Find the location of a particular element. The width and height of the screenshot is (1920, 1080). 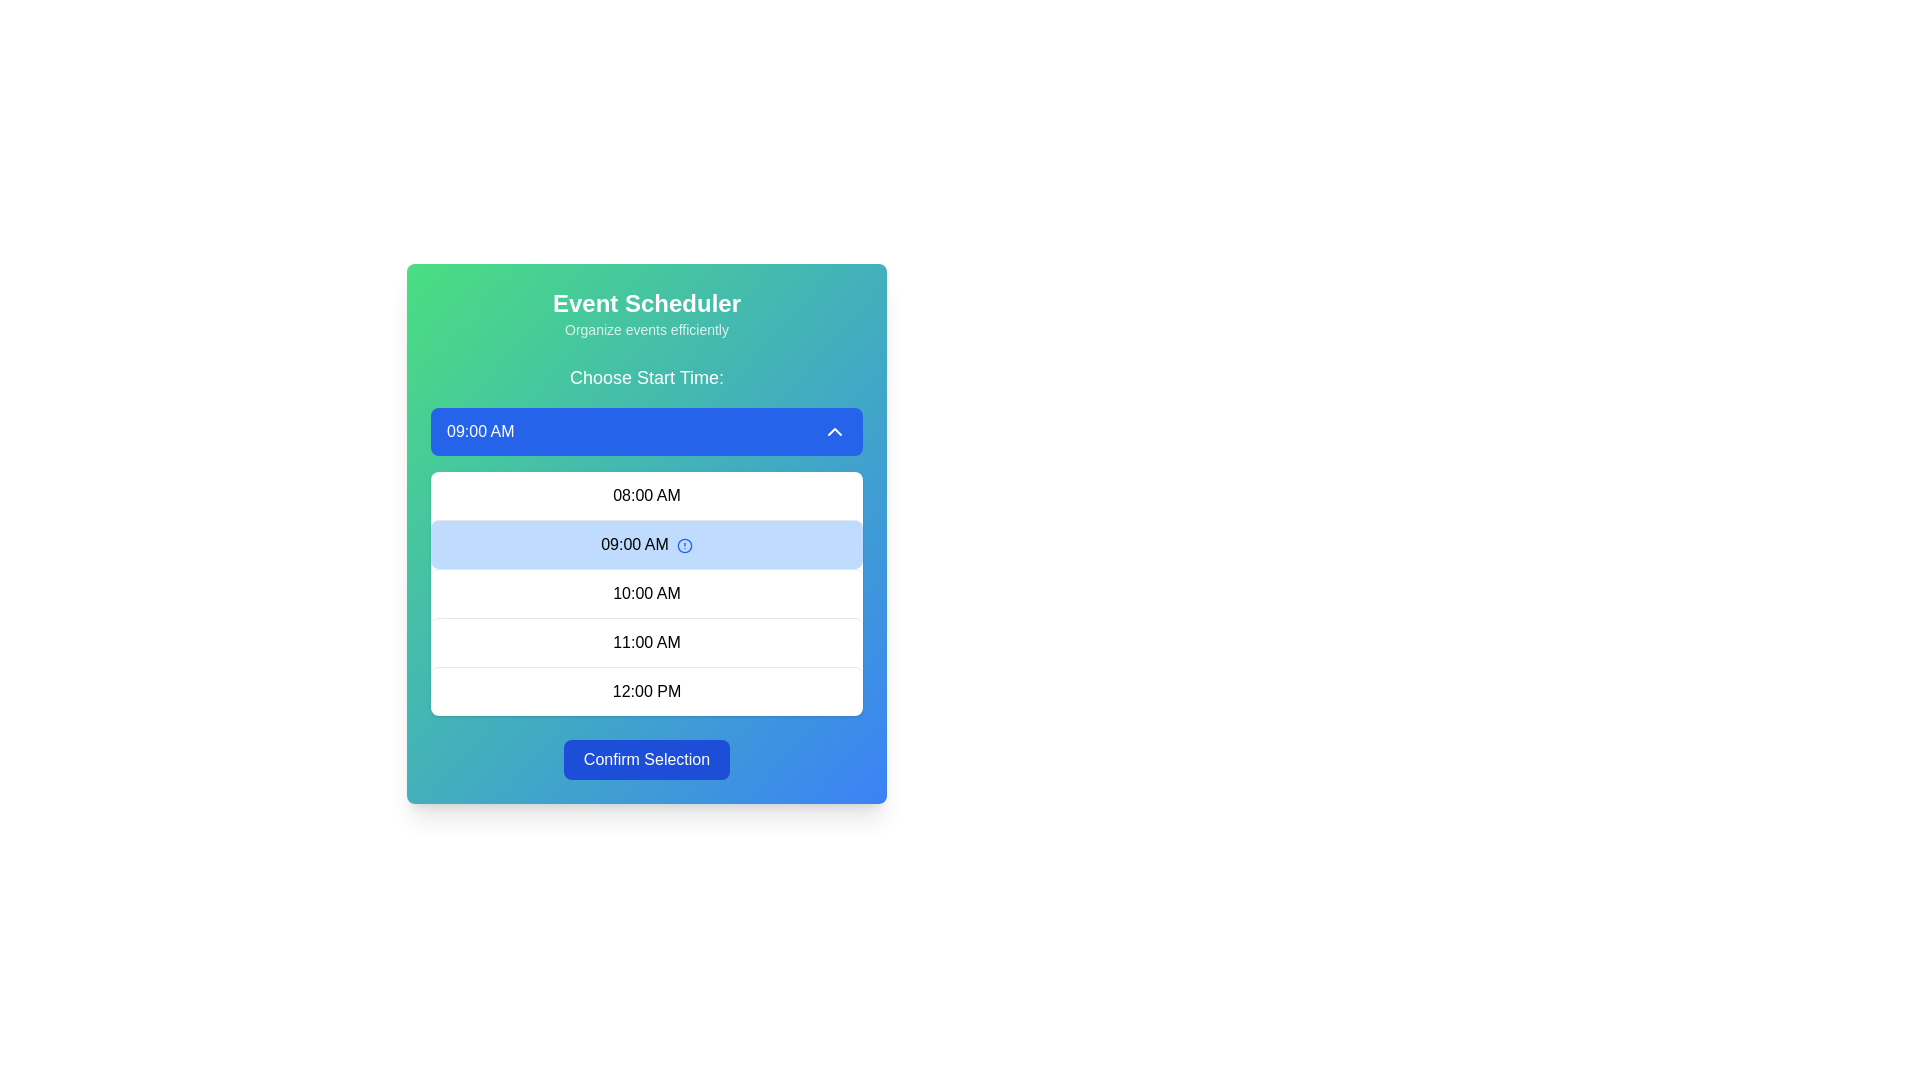

the time option in the Dropdown menu located in the 'Event Scheduler' section, directly below the heading 'Choose Start Time:' is located at coordinates (647, 540).